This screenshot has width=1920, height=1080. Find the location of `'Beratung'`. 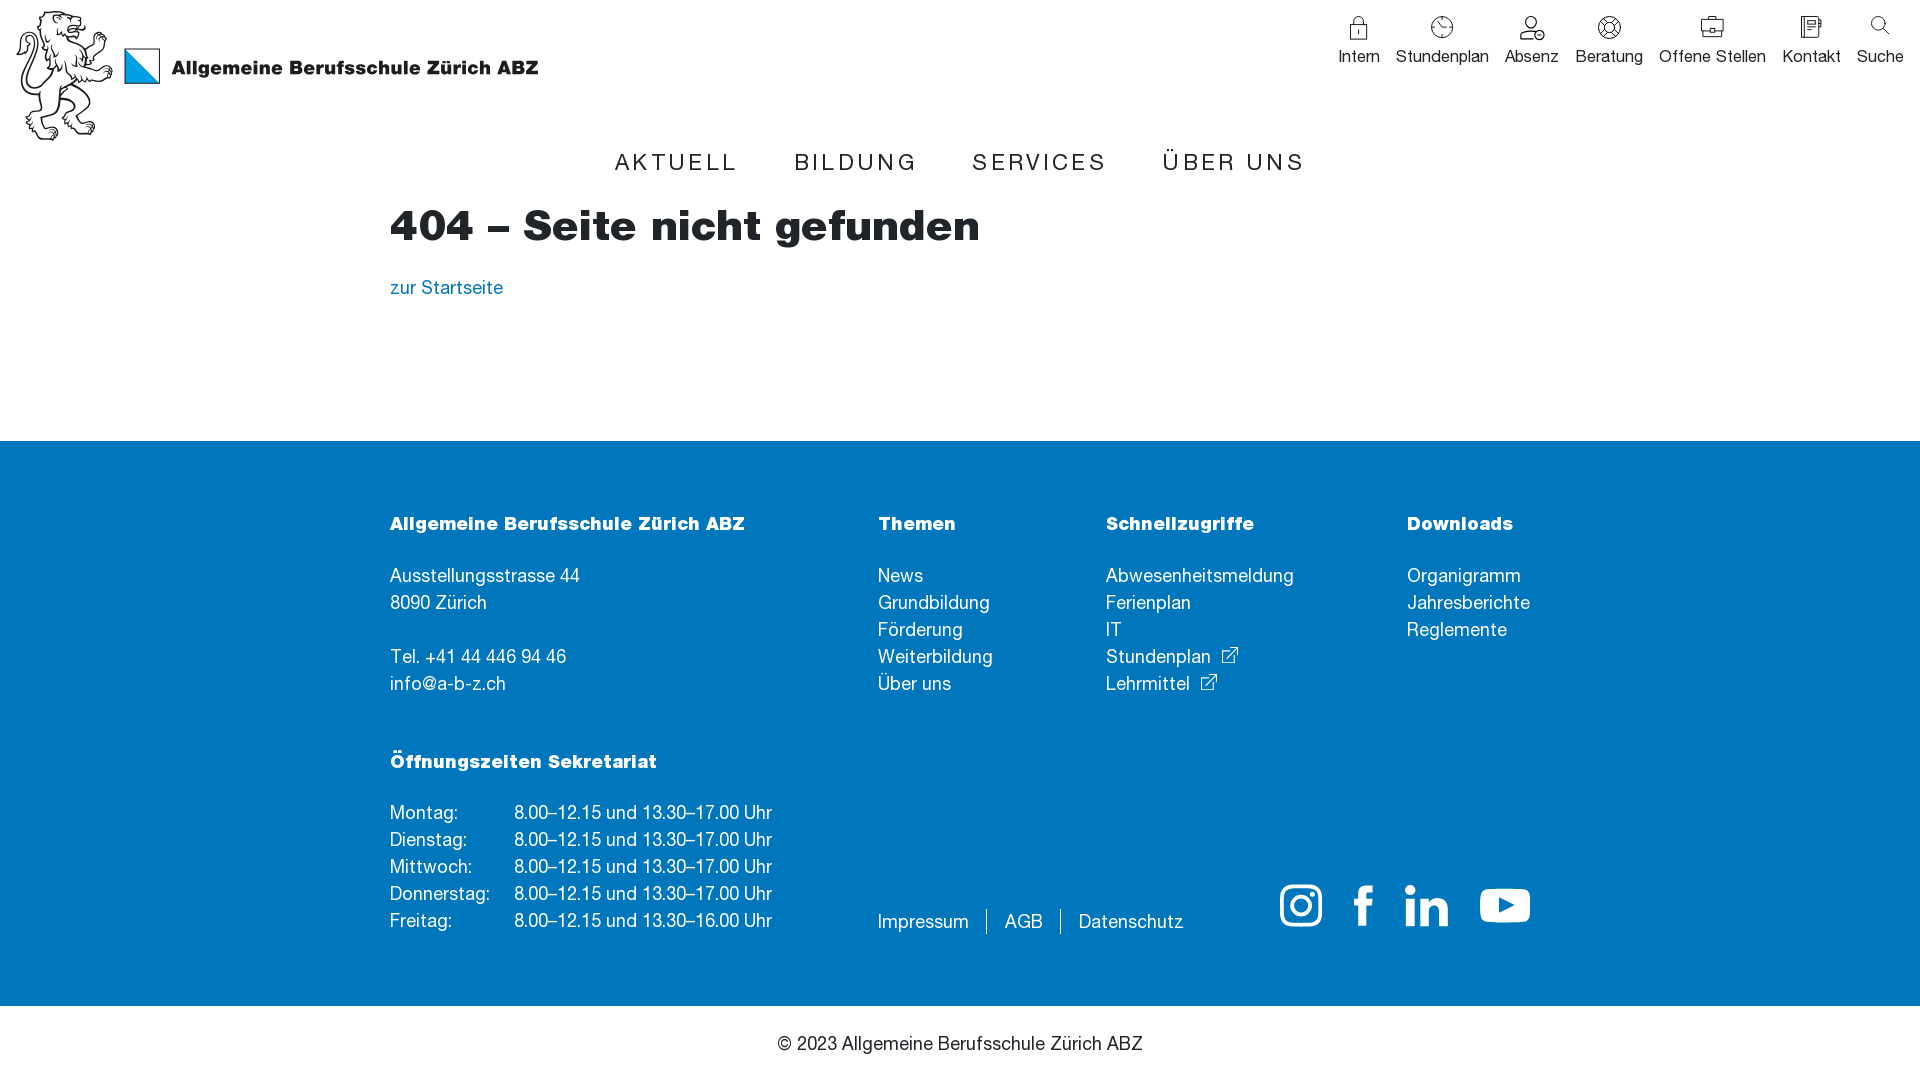

'Beratung' is located at coordinates (1608, 42).